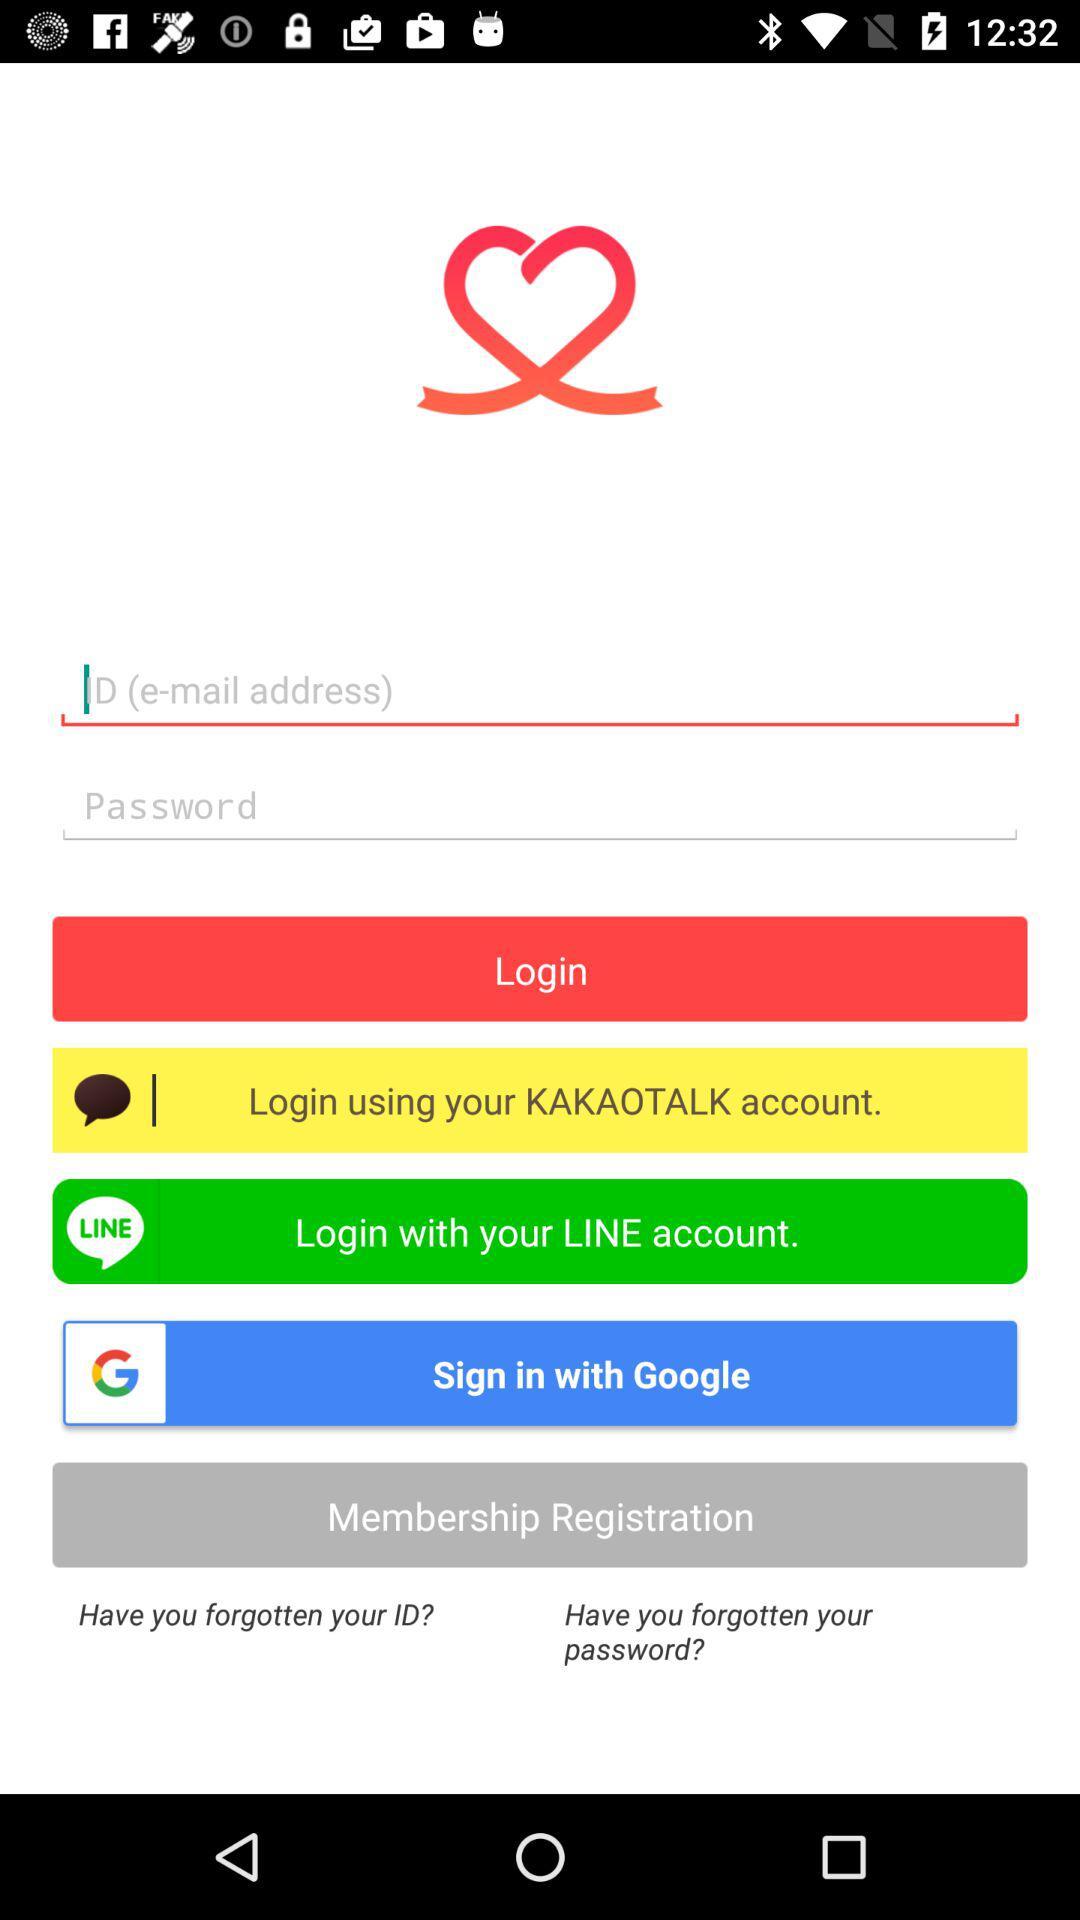 This screenshot has width=1080, height=1920. I want to click on the 1st text field, so click(540, 690).